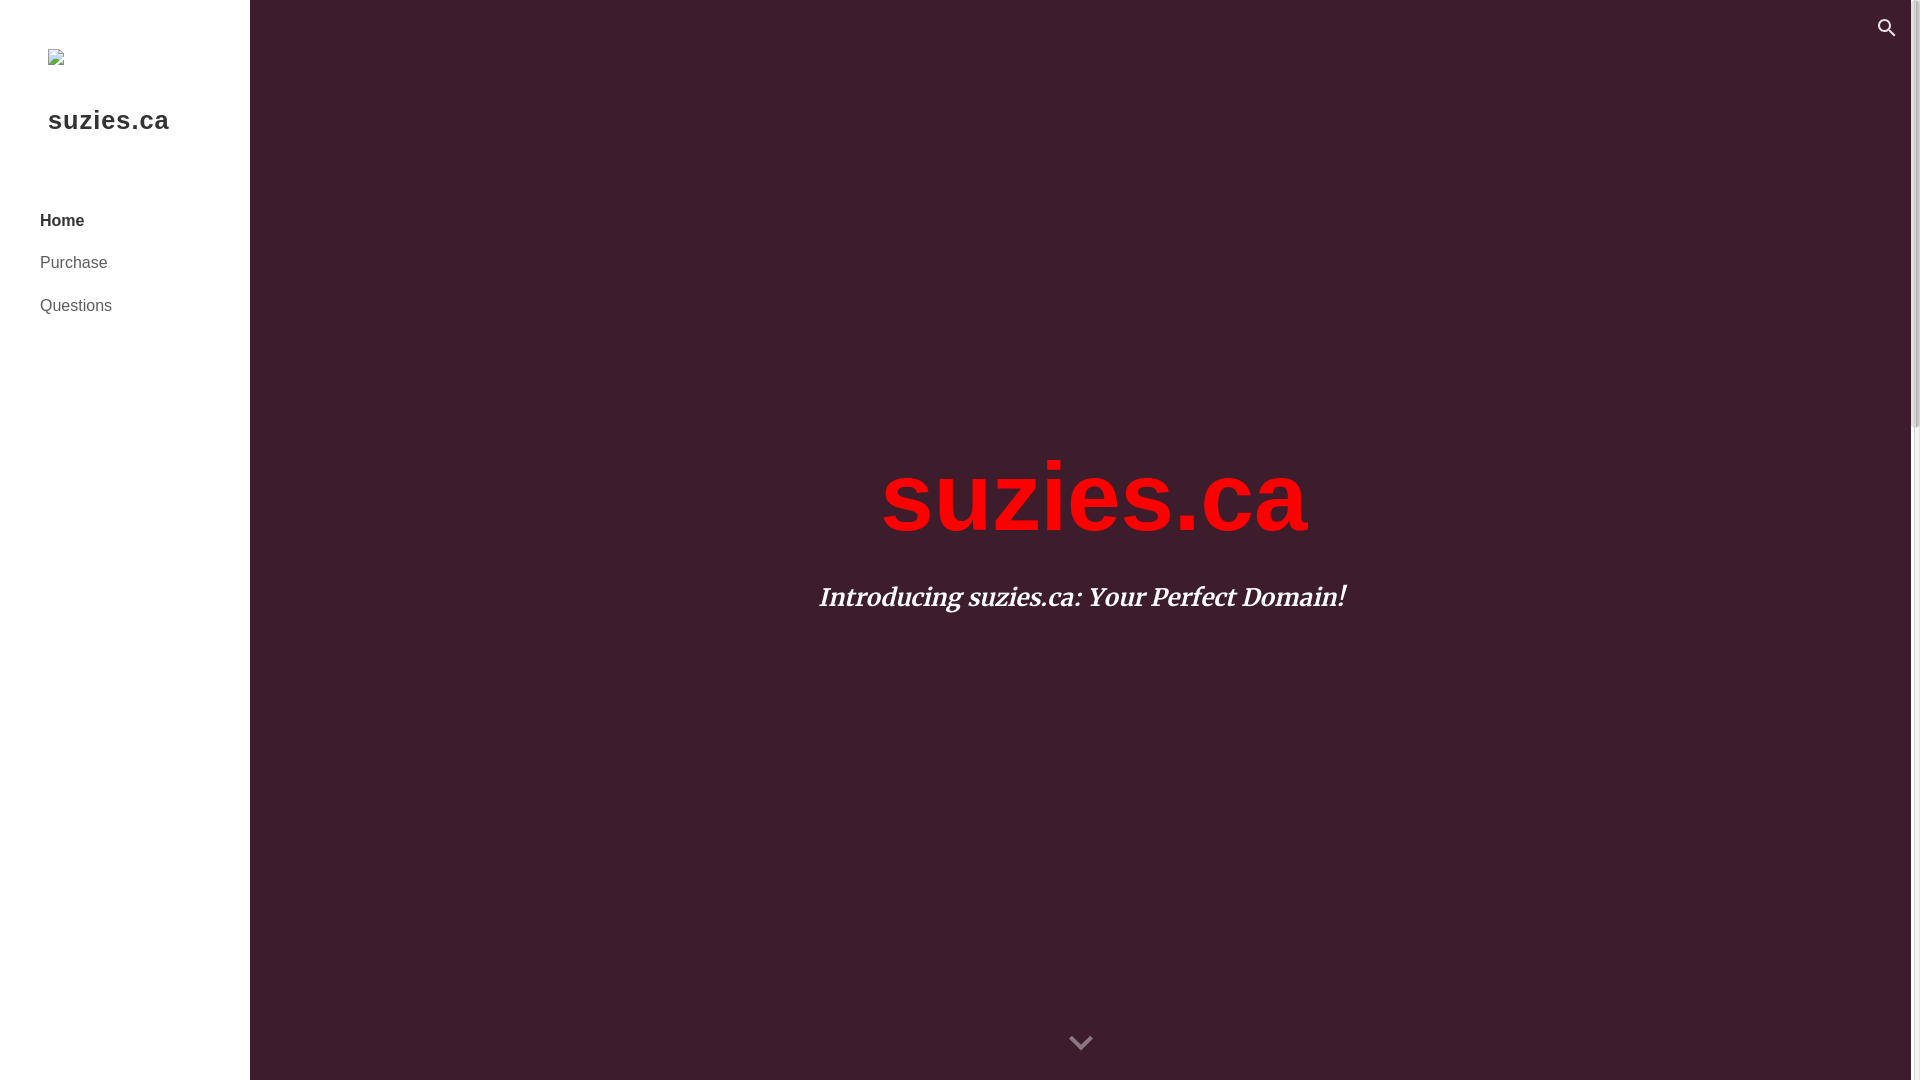  I want to click on 'suzies.ca', so click(123, 144).